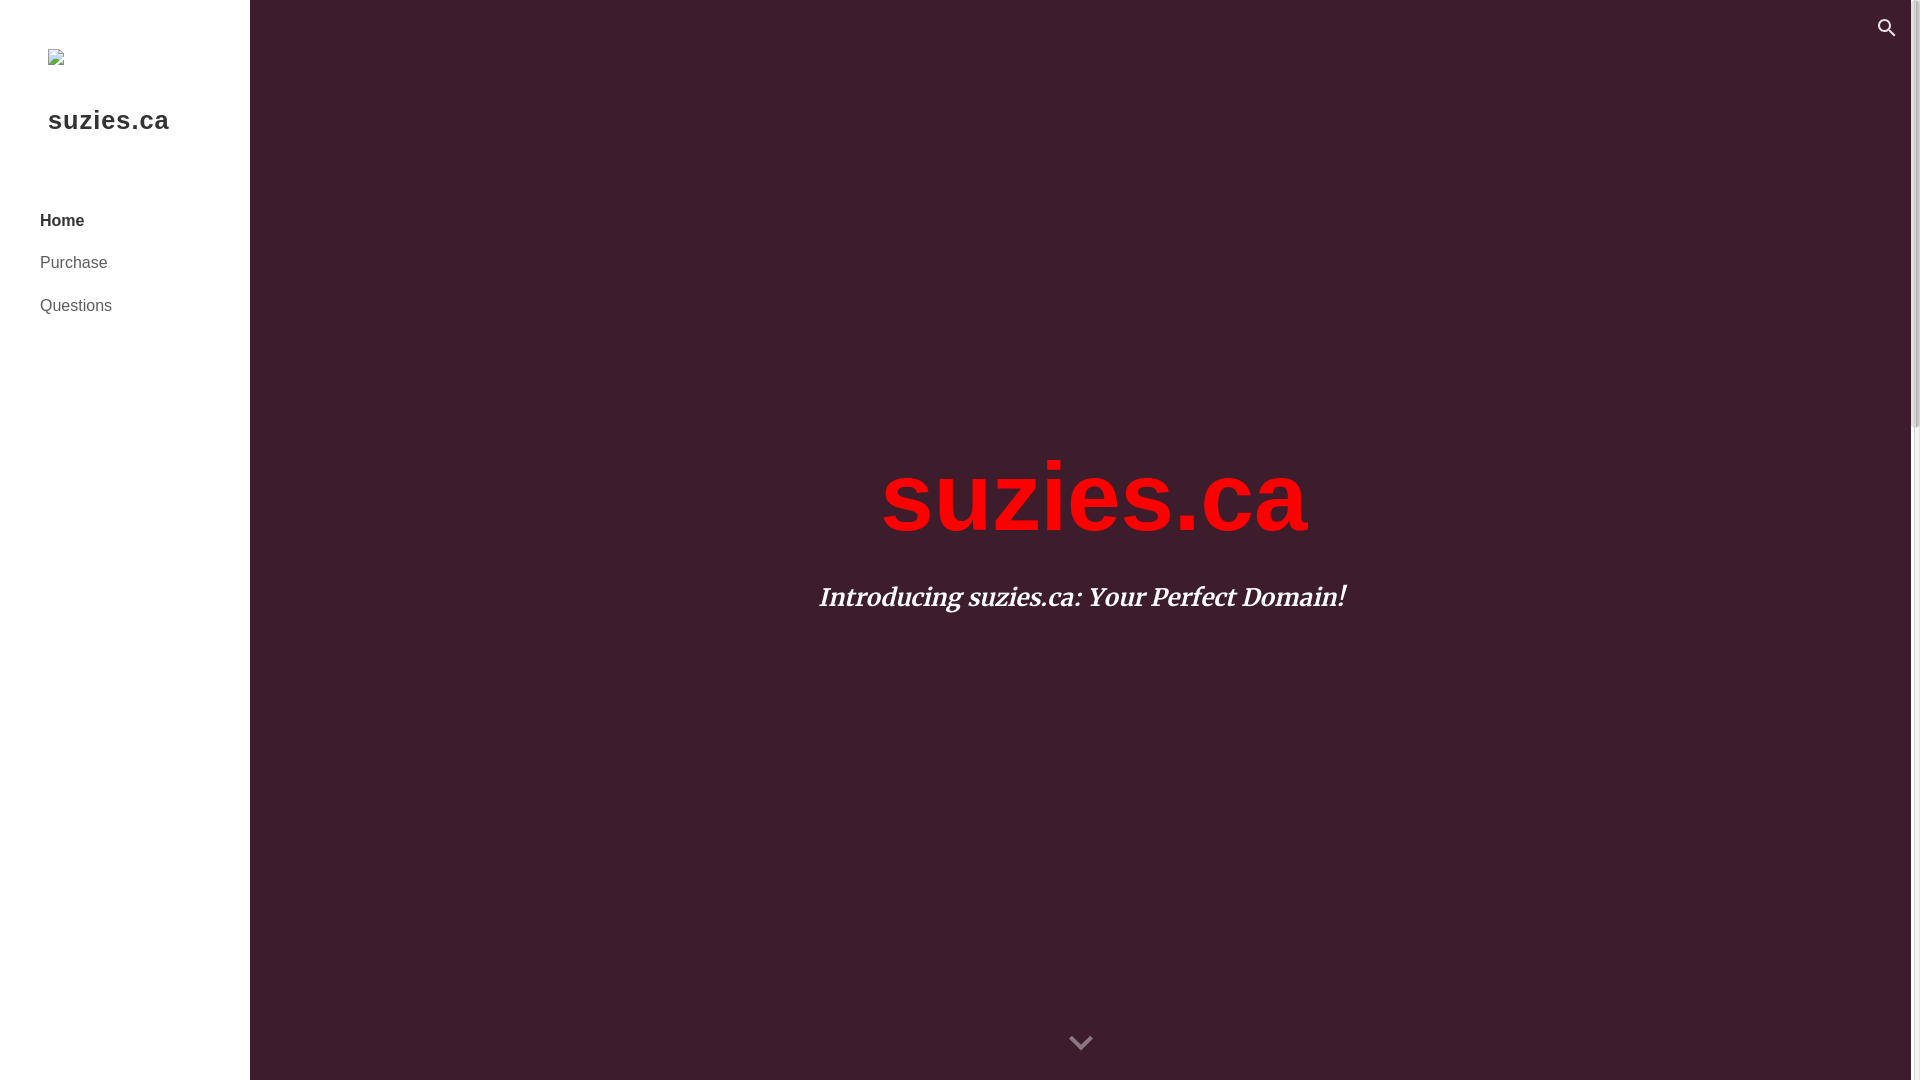  I want to click on 'suzies.ca', so click(123, 144).